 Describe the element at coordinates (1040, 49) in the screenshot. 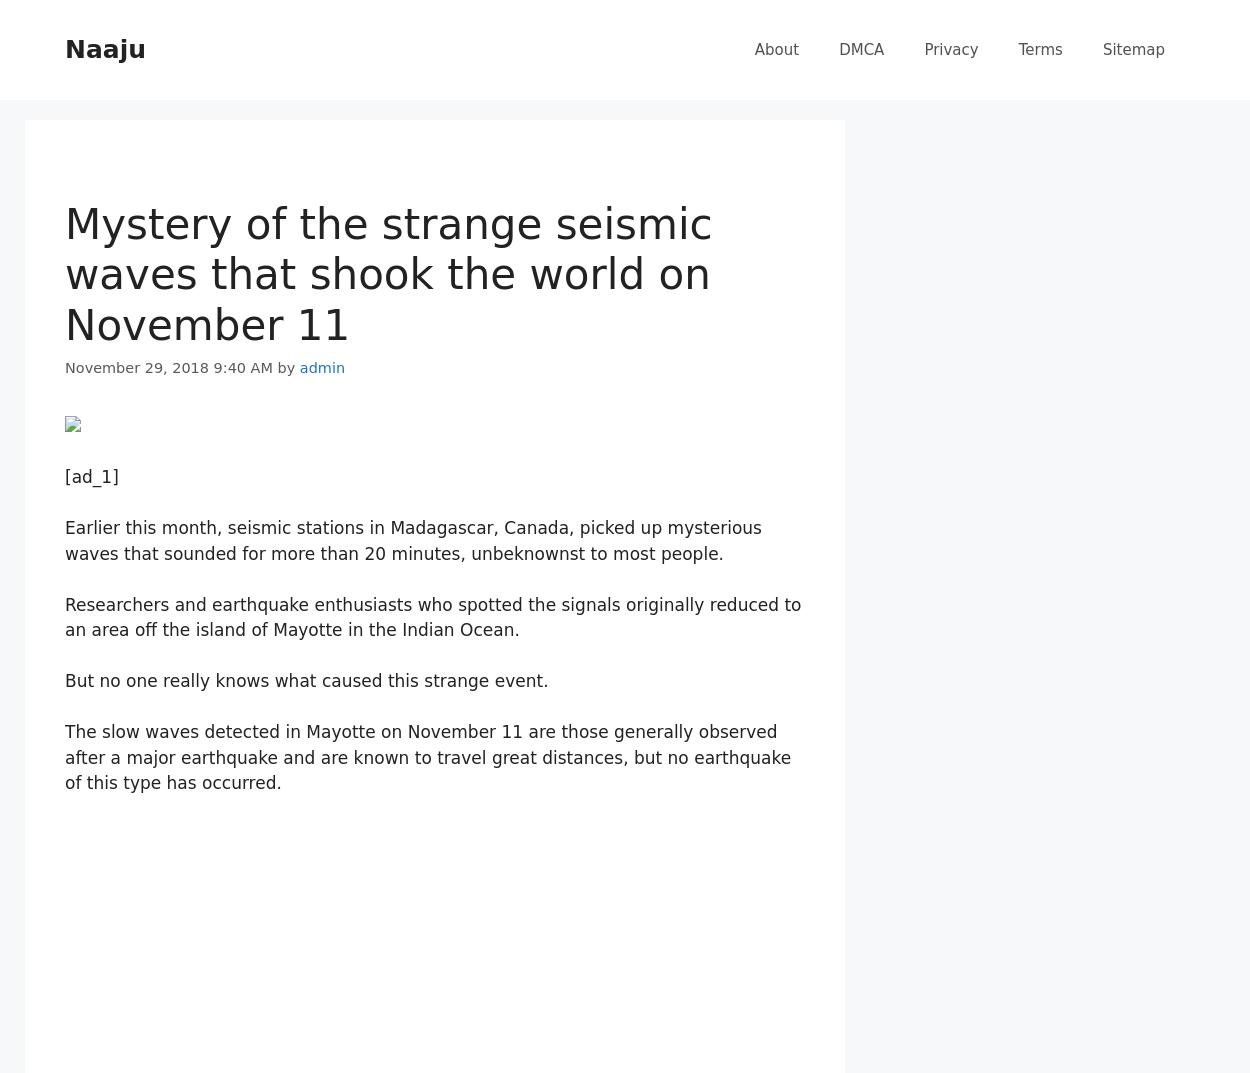

I see `'Terms'` at that location.